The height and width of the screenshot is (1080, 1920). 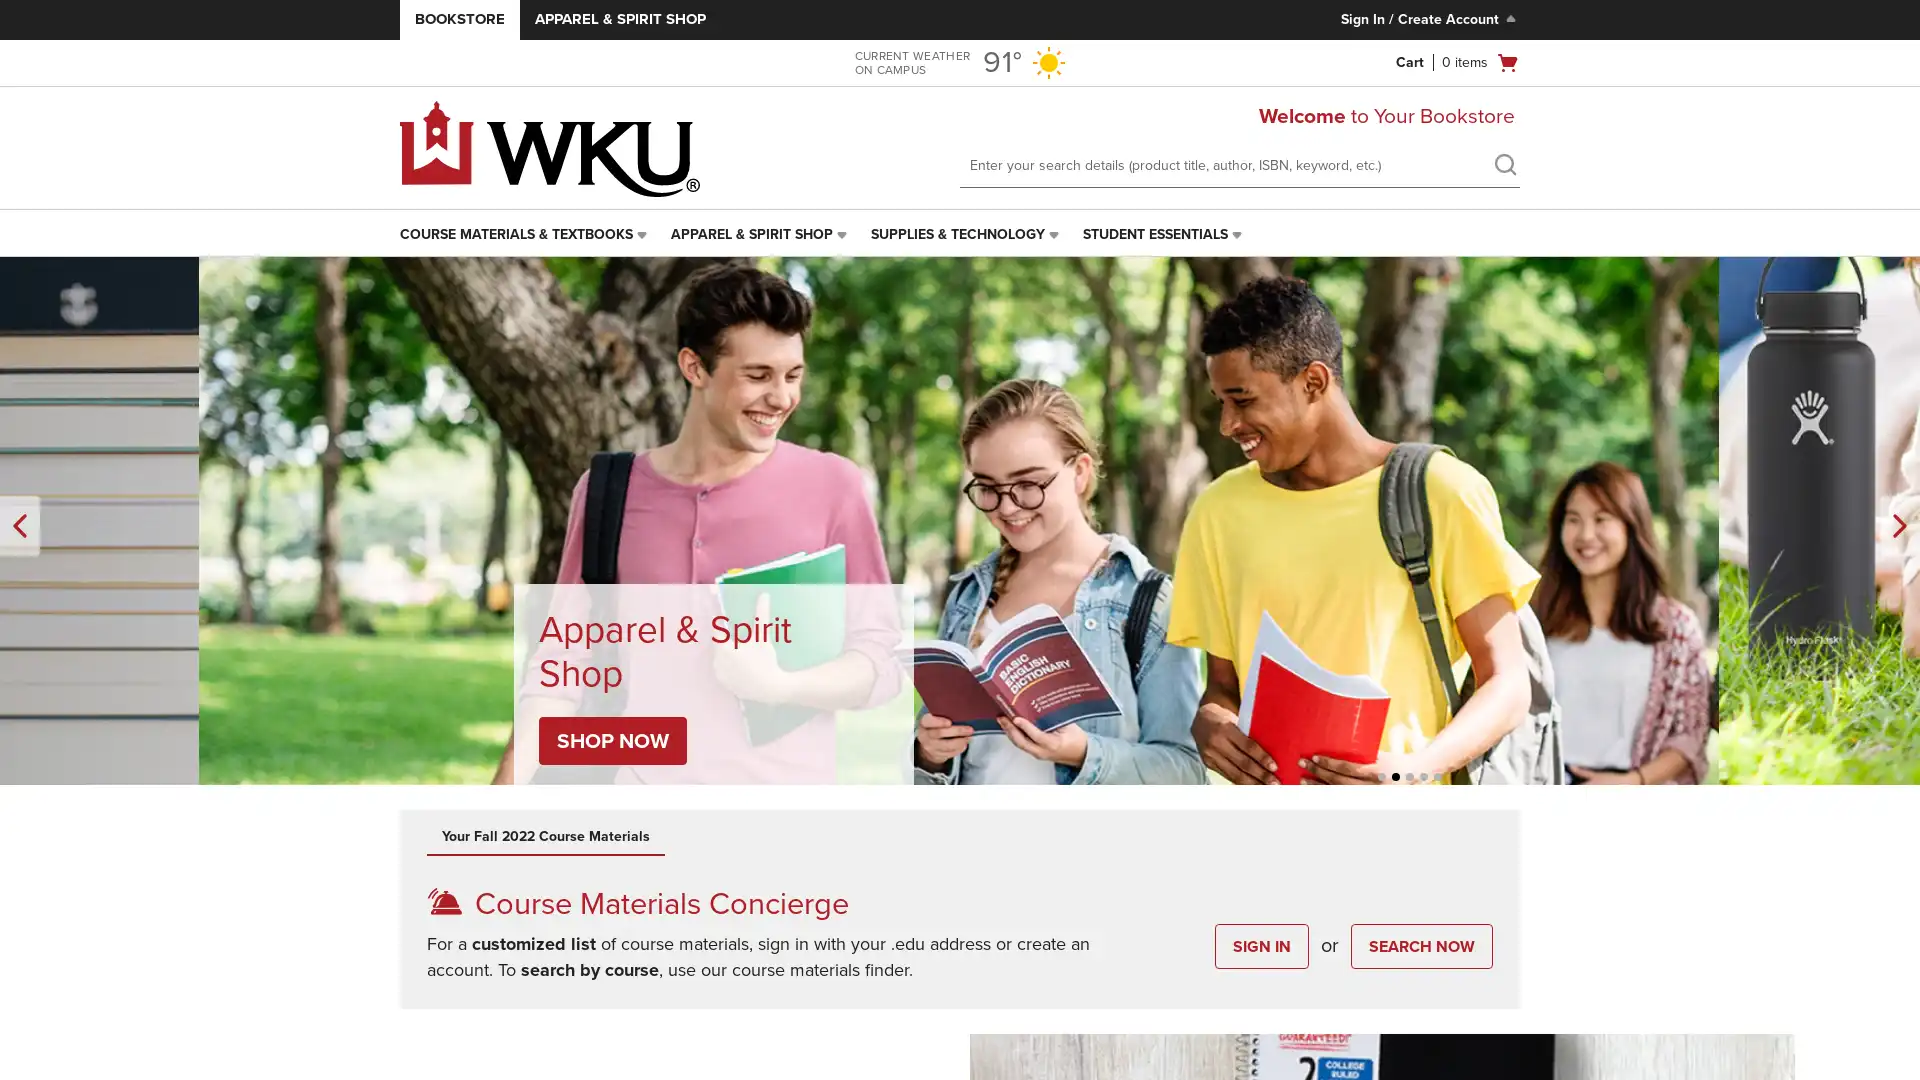 What do you see at coordinates (1381, 775) in the screenshot?
I see `Unselected, Slide 1` at bounding box center [1381, 775].